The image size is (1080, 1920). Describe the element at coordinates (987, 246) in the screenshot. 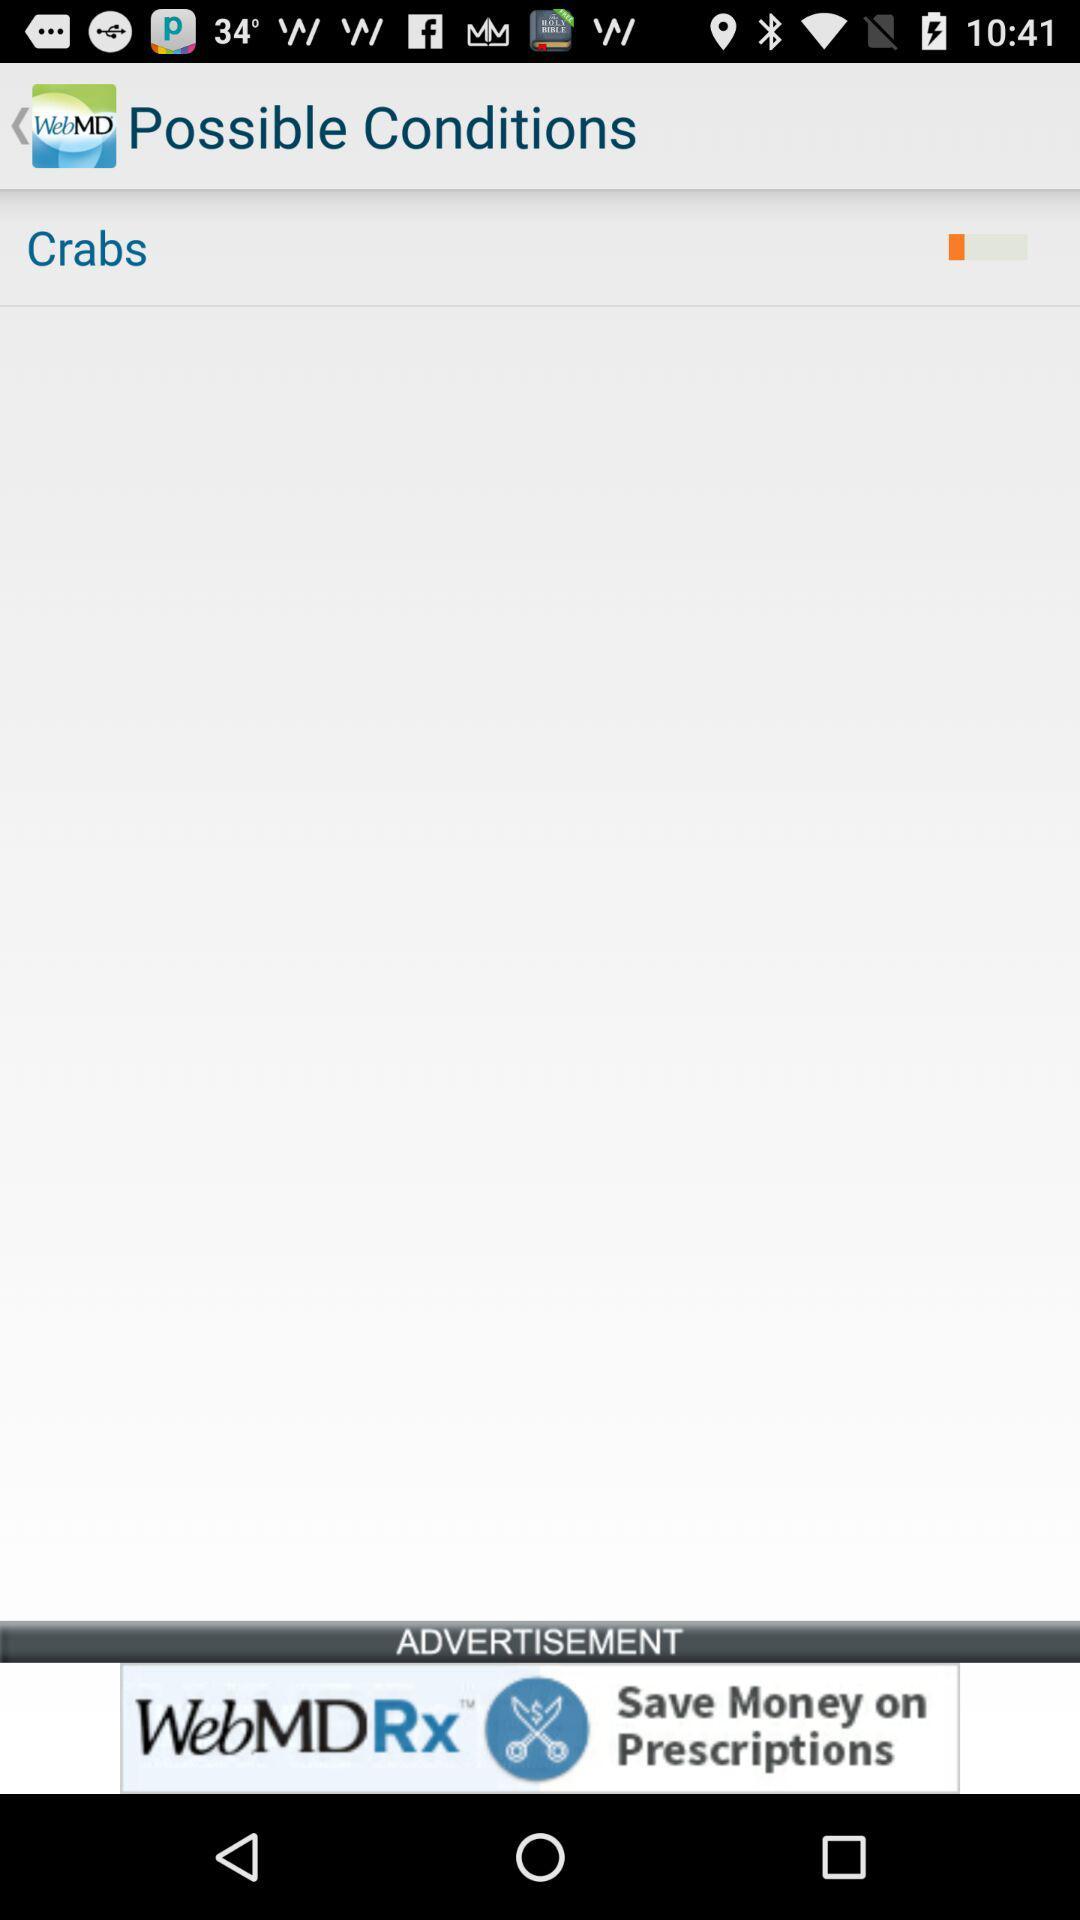

I see `item next to the crabs item` at that location.